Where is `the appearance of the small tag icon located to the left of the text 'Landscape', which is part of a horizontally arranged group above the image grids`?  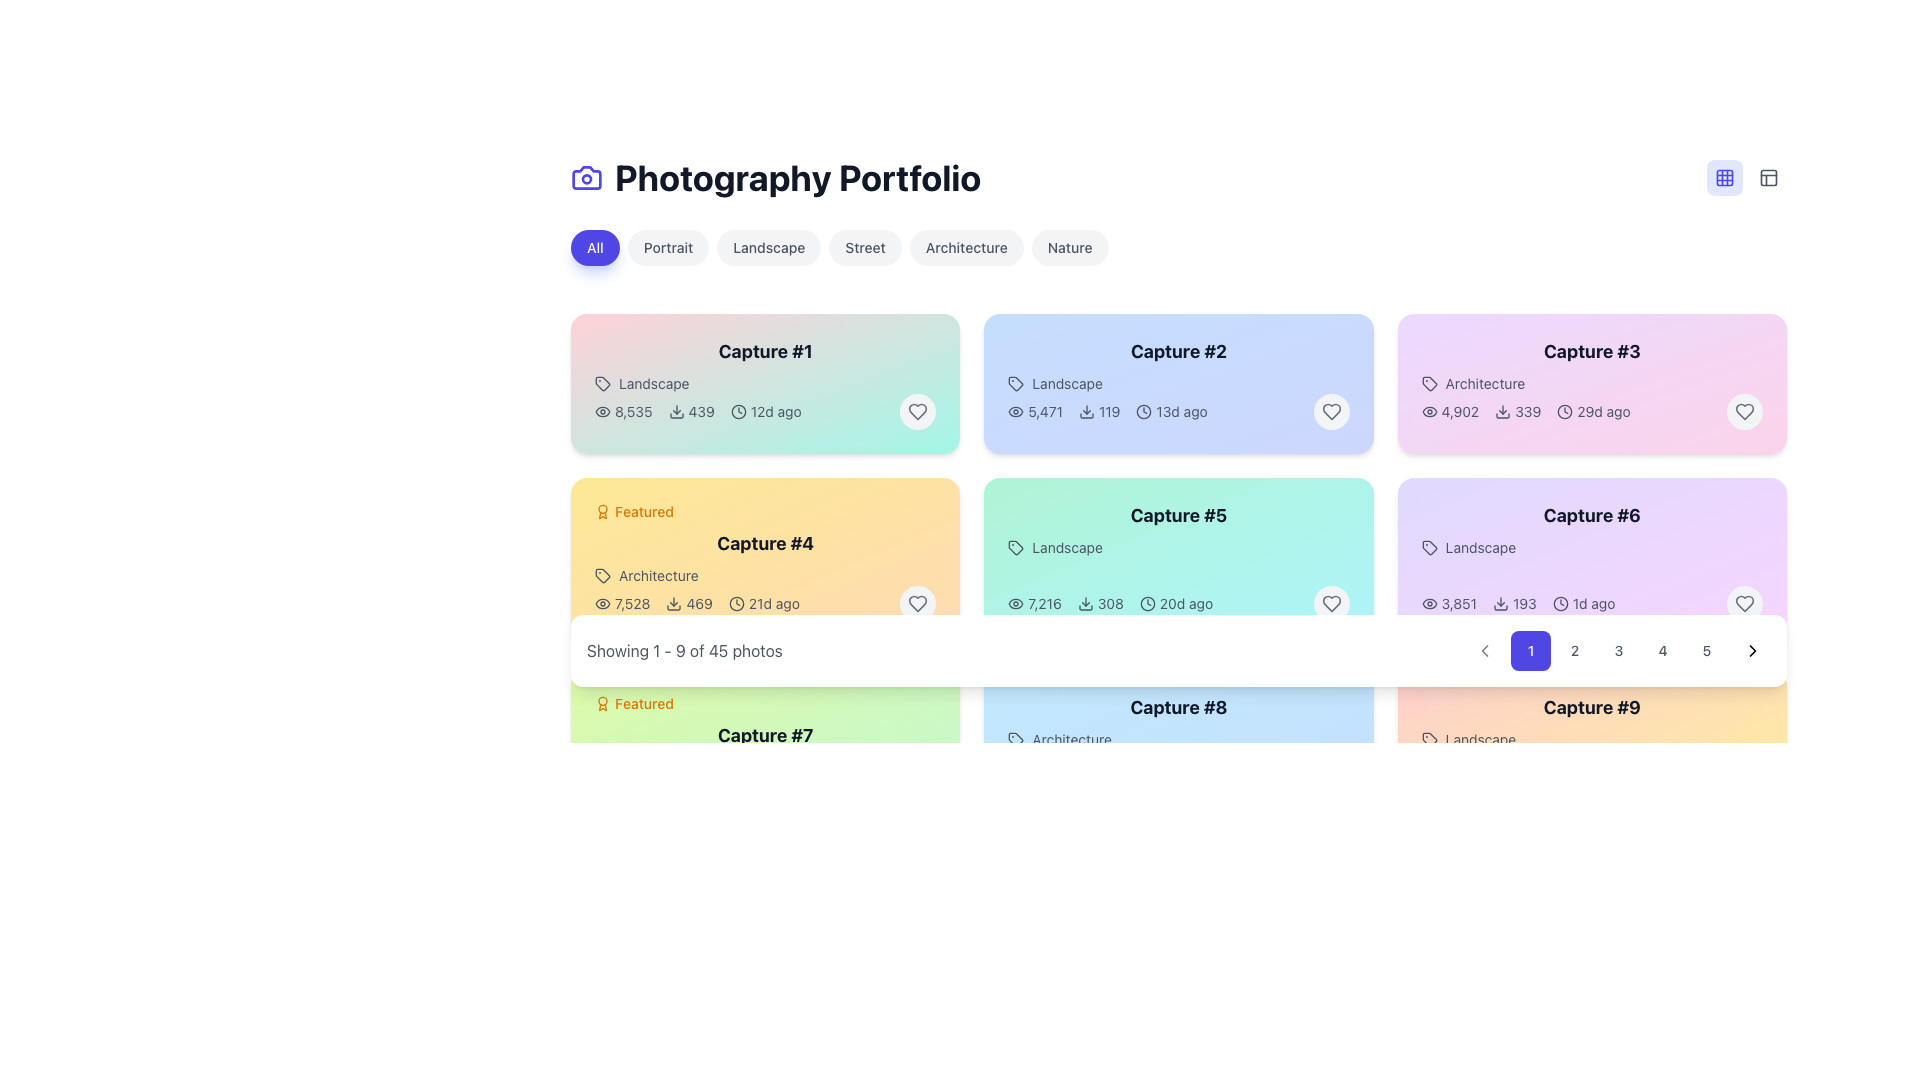 the appearance of the small tag icon located to the left of the text 'Landscape', which is part of a horizontally arranged group above the image grids is located at coordinates (1428, 547).